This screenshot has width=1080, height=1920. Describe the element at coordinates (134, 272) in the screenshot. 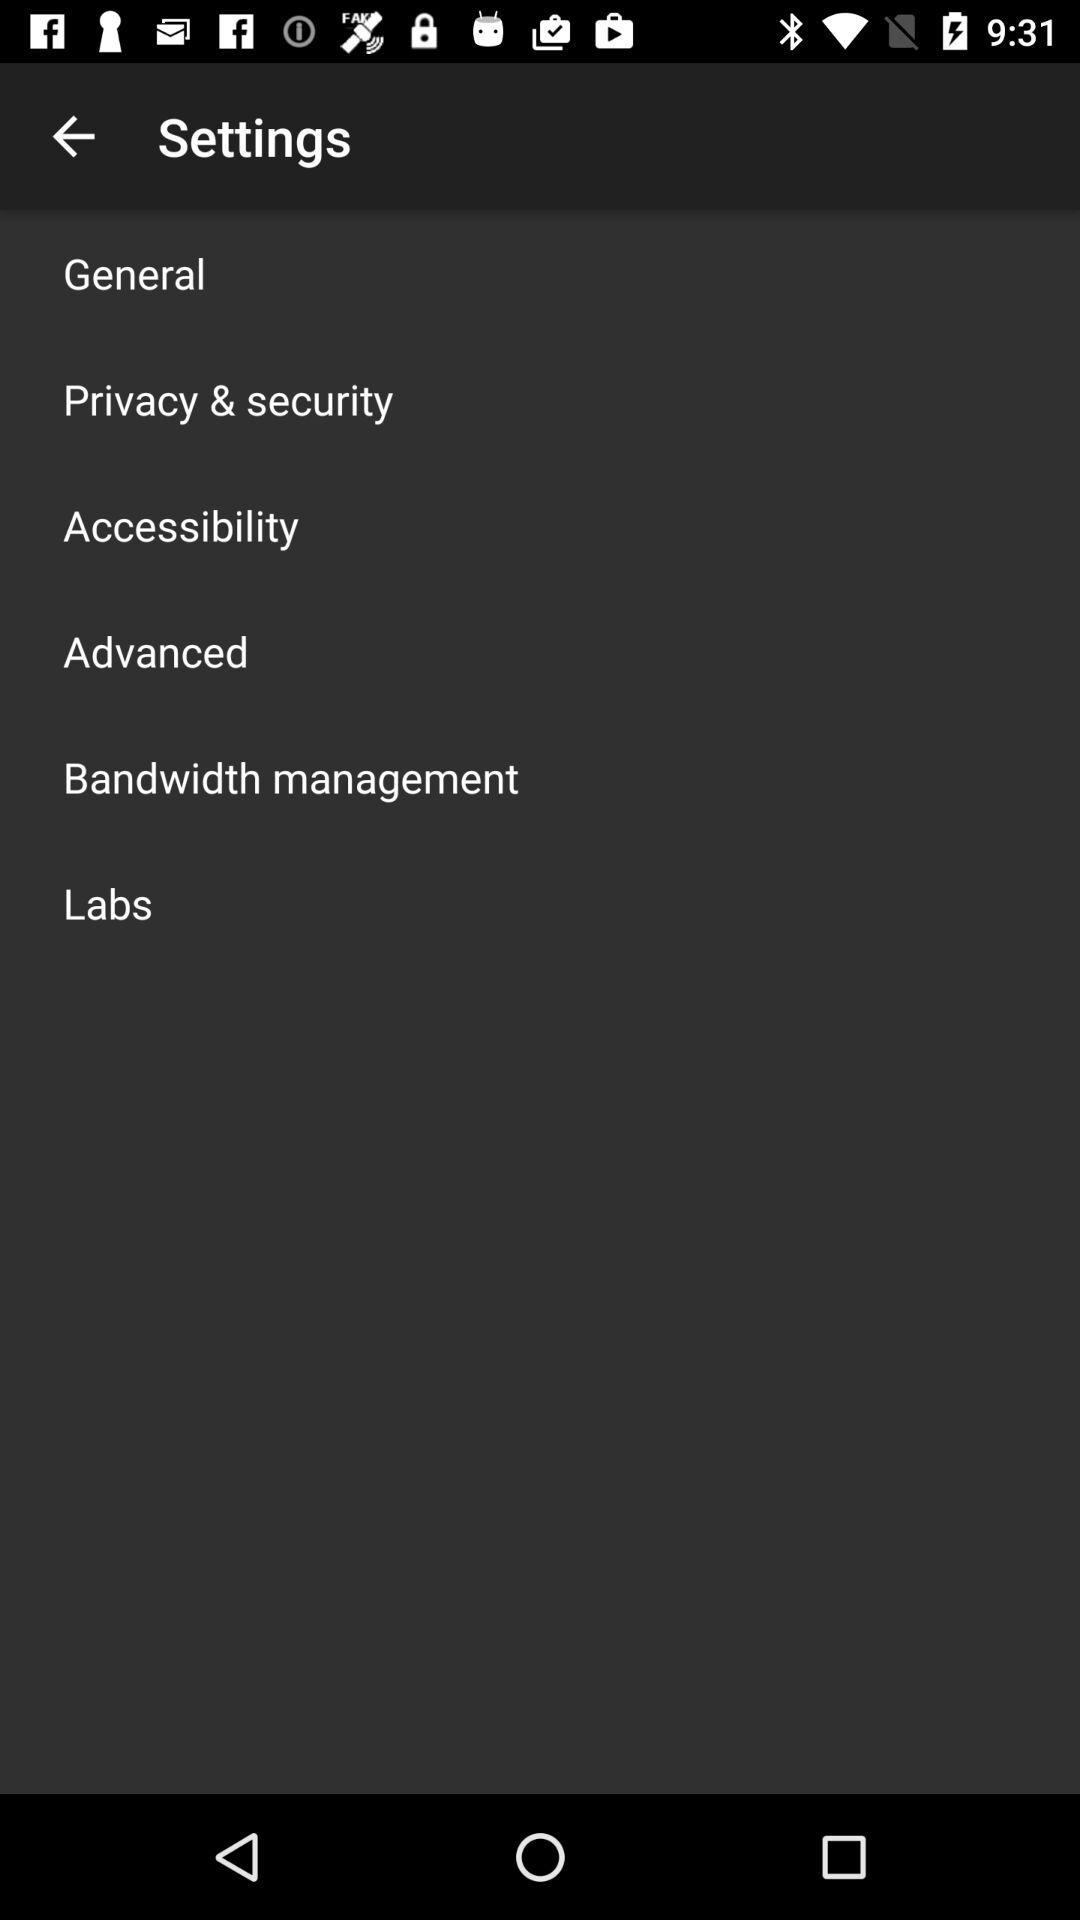

I see `the general icon` at that location.